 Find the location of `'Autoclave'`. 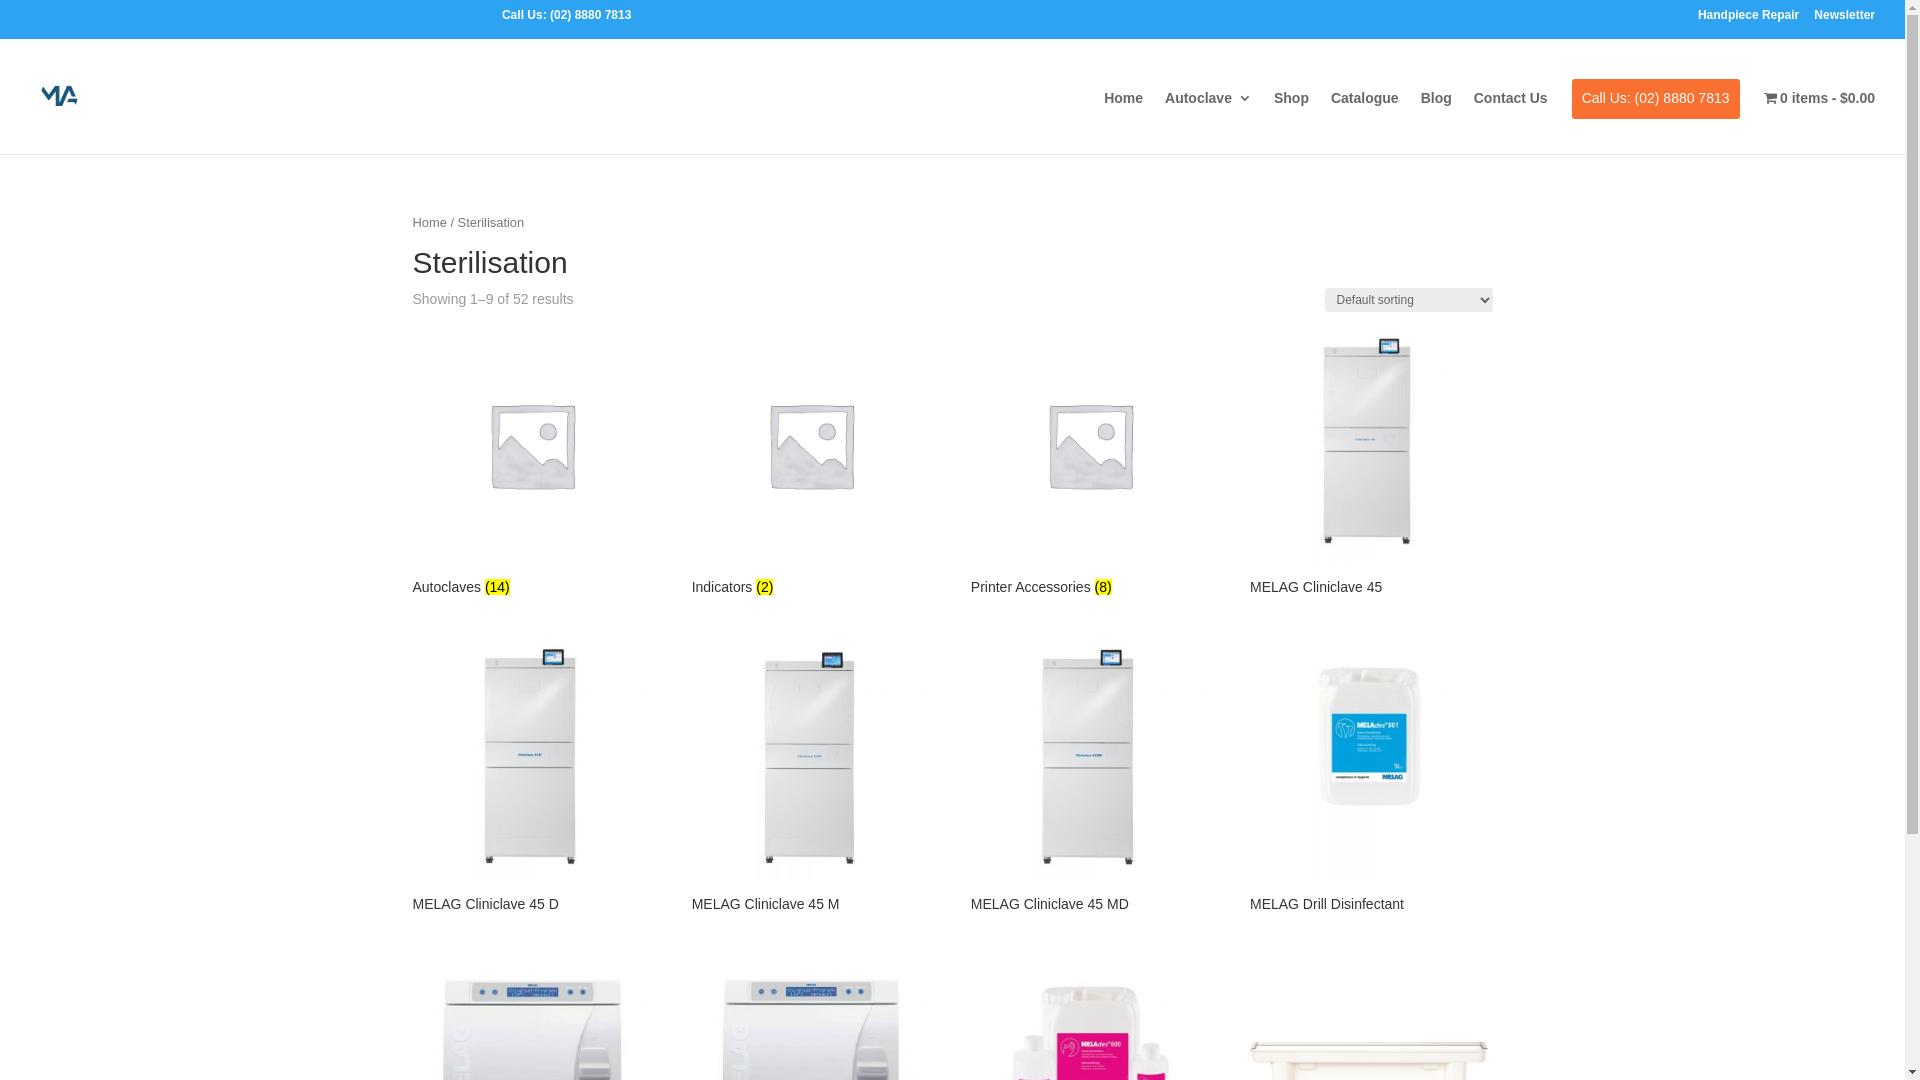

'Autoclave' is located at coordinates (1207, 114).